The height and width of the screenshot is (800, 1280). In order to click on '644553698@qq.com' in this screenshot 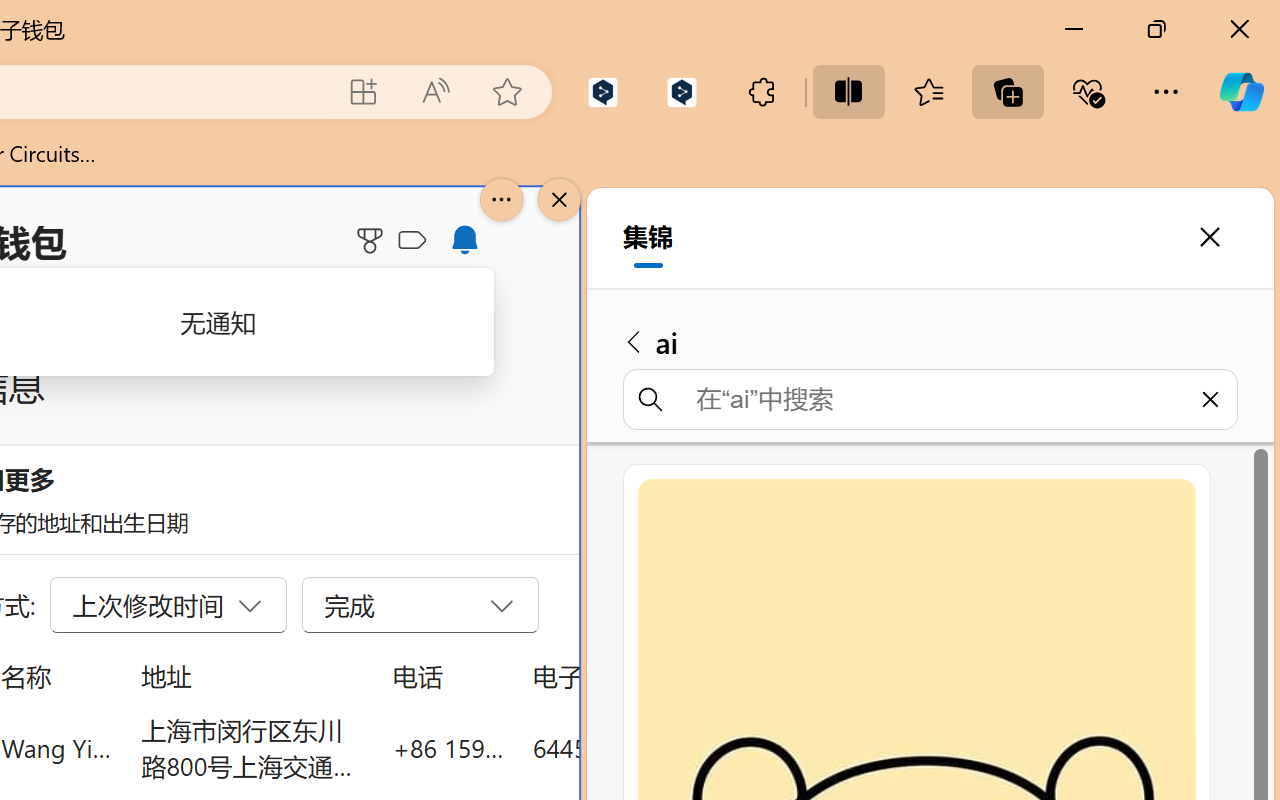, I will do `click(644, 747)`.